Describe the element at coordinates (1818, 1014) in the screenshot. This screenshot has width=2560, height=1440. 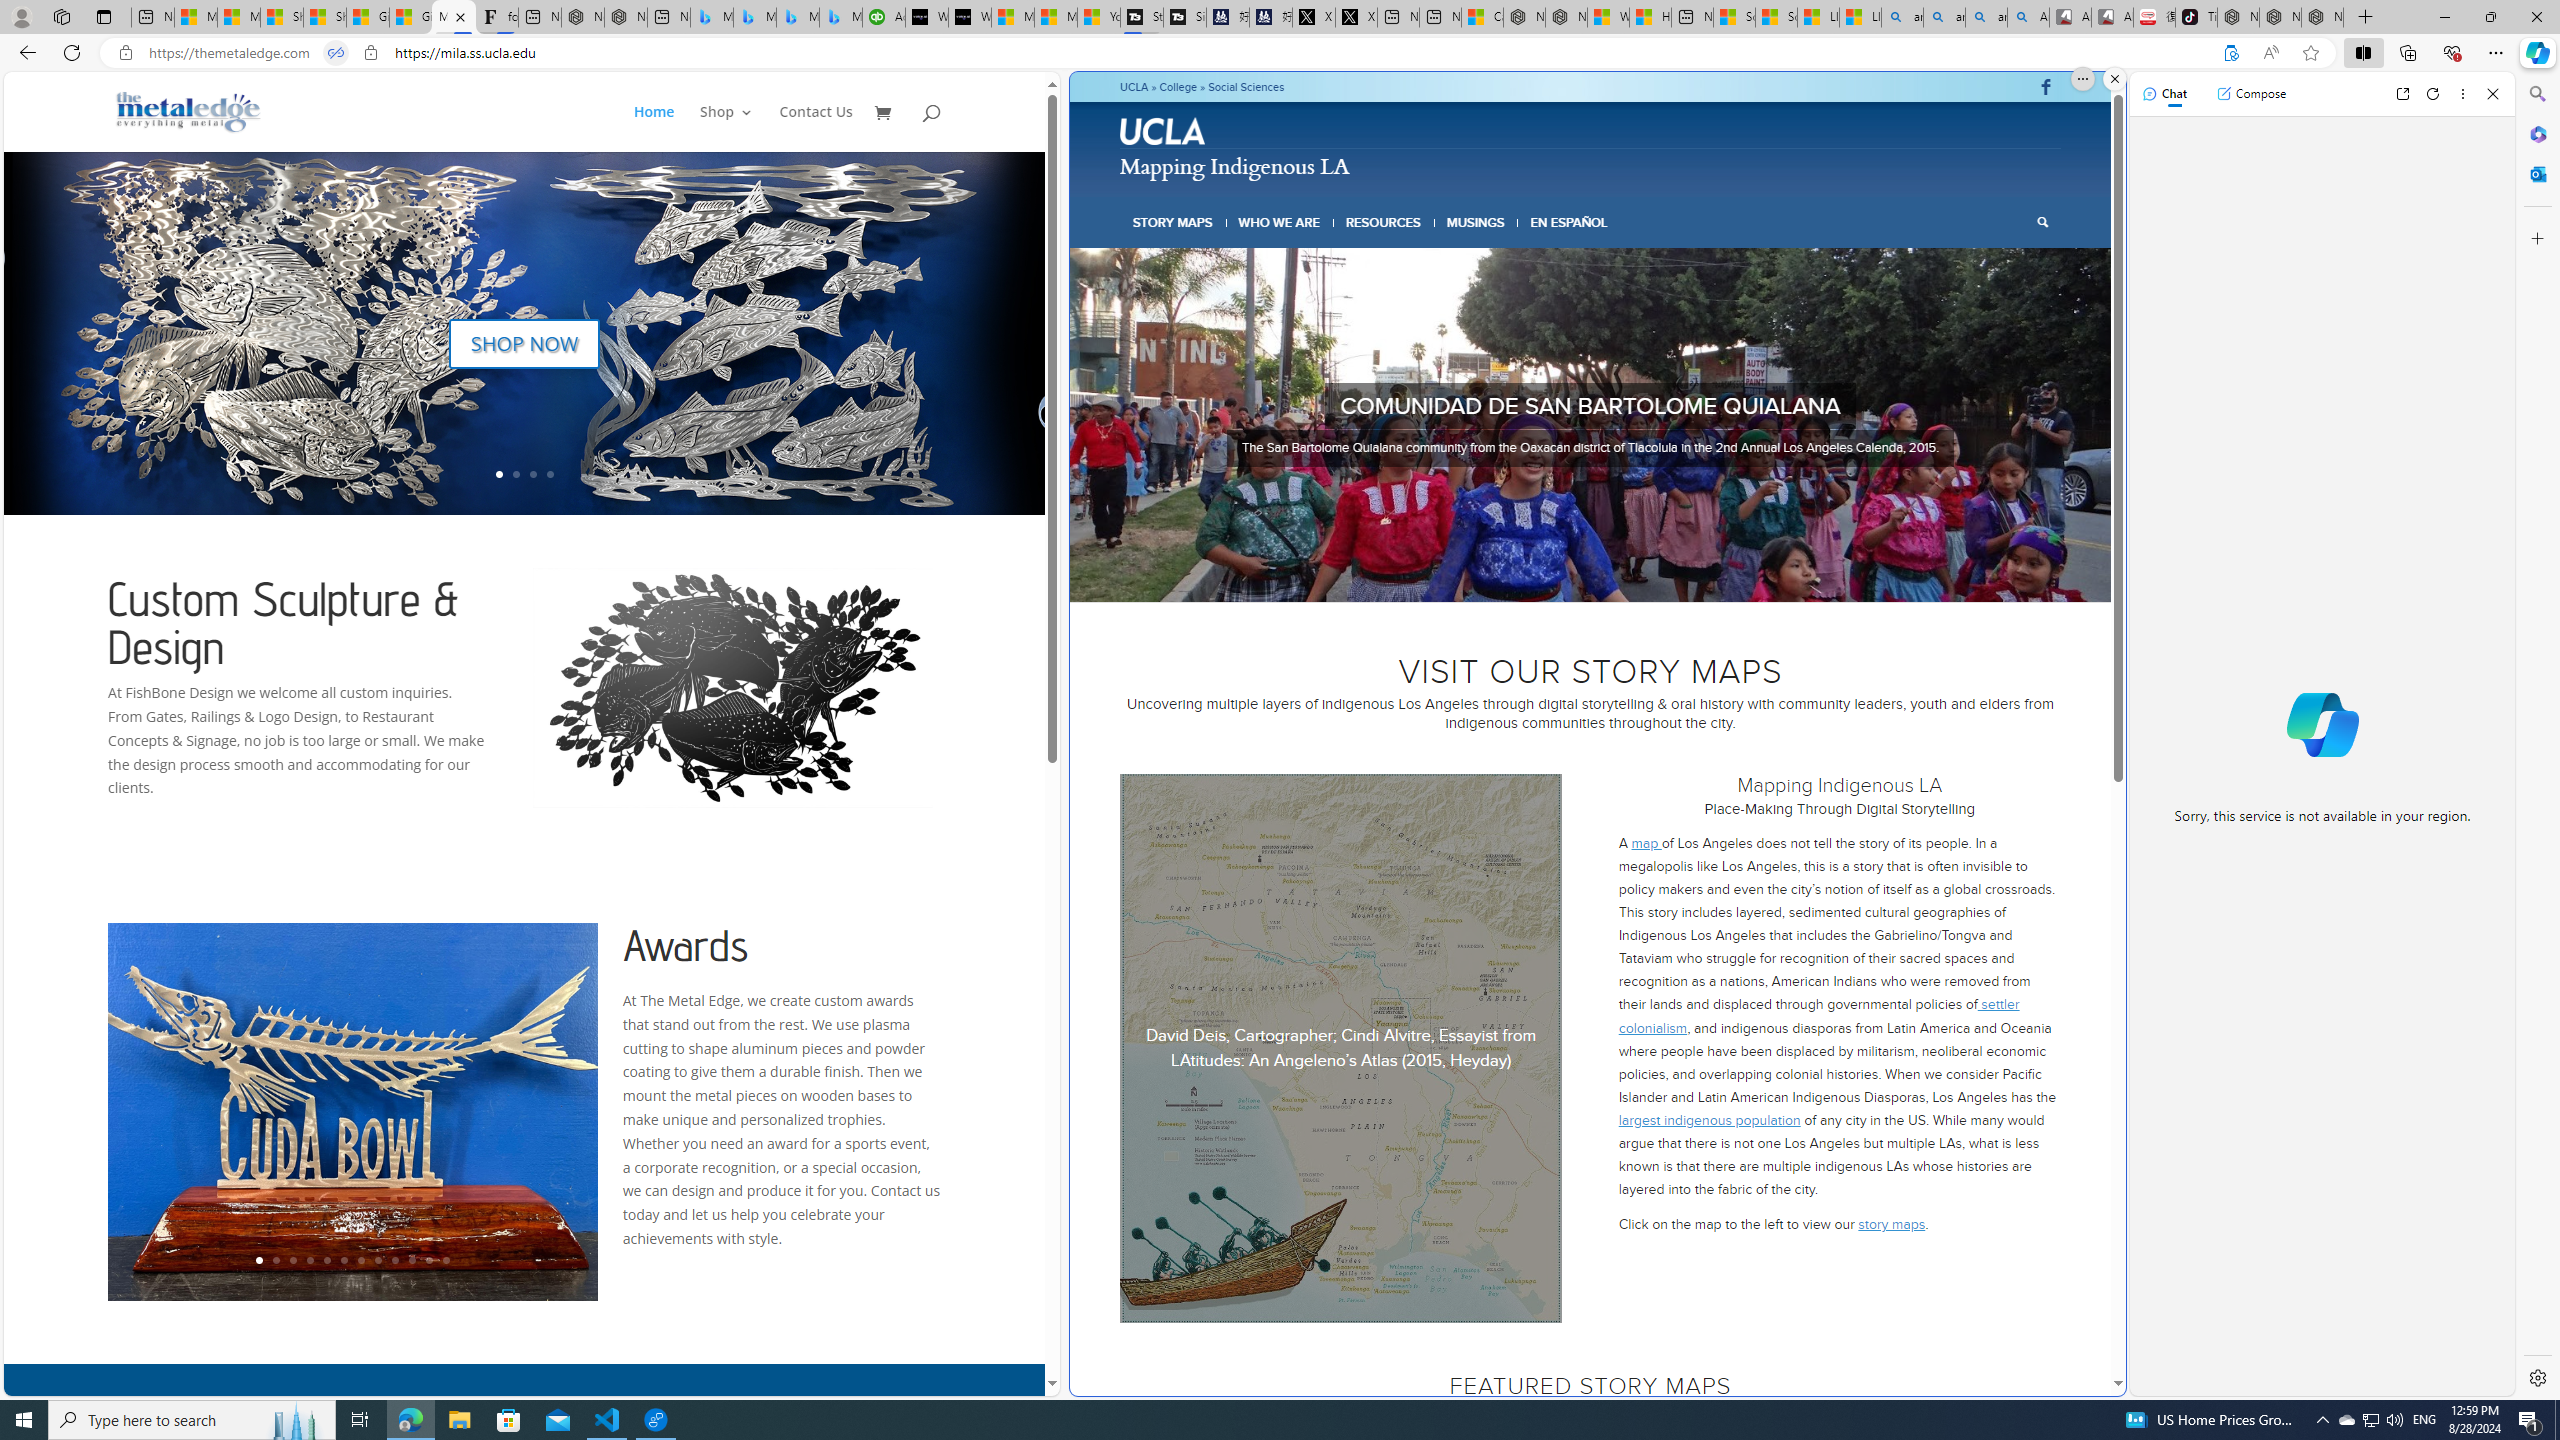
I see `' settler colonialism'` at that location.